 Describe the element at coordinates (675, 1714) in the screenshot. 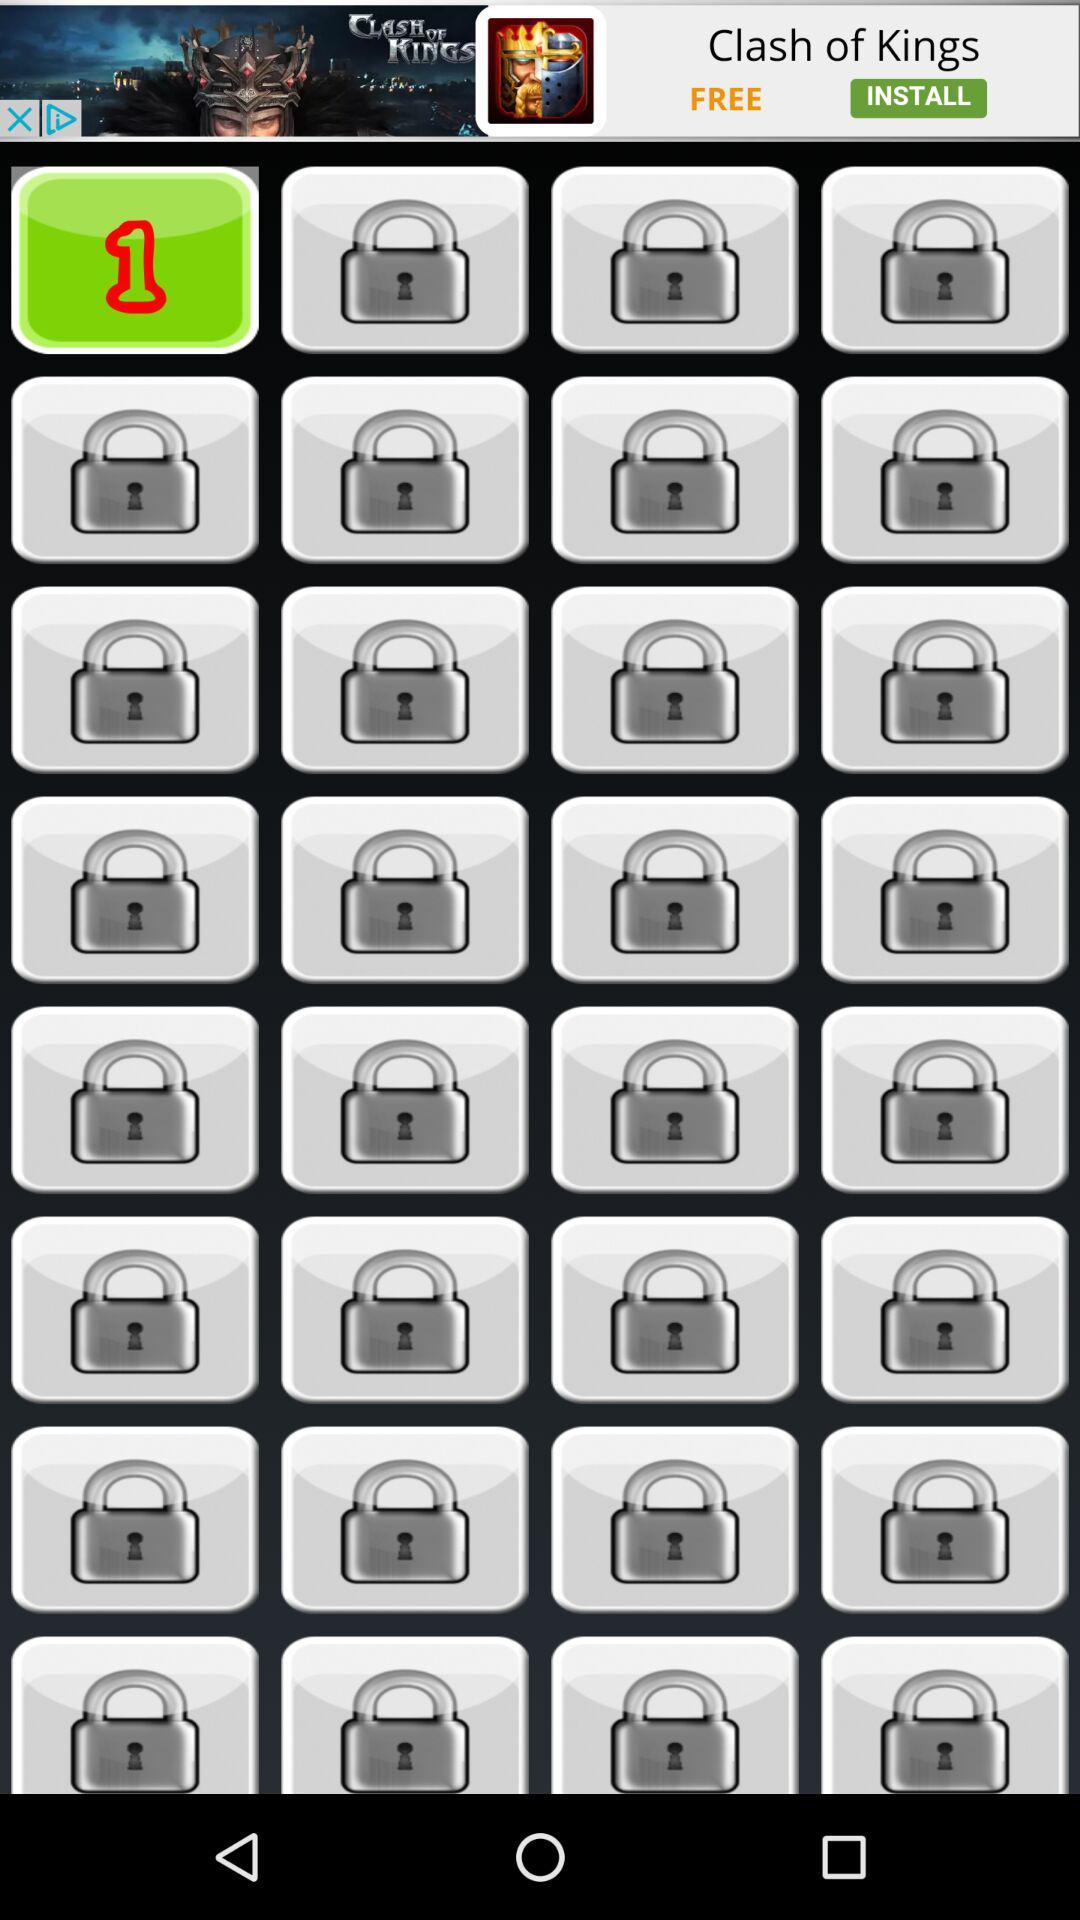

I see `button image` at that location.